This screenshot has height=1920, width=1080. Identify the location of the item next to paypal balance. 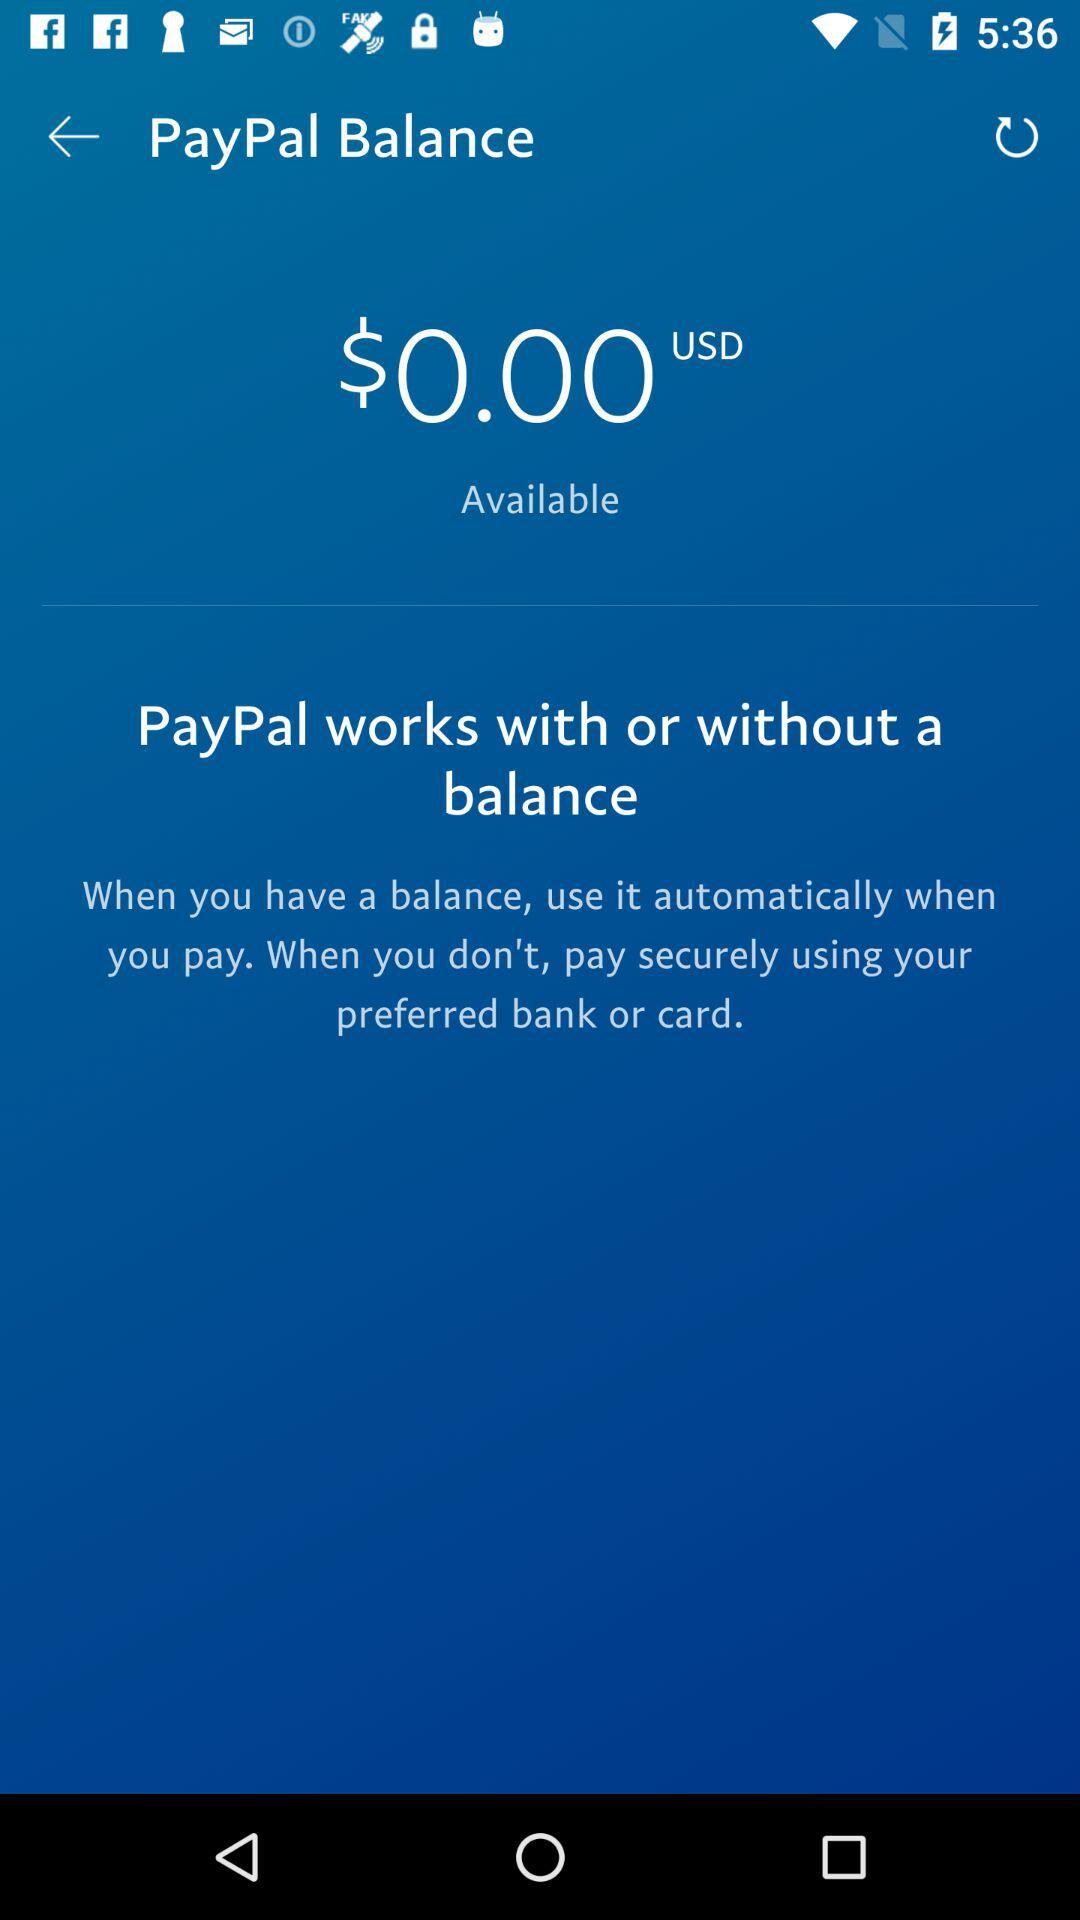
(1017, 135).